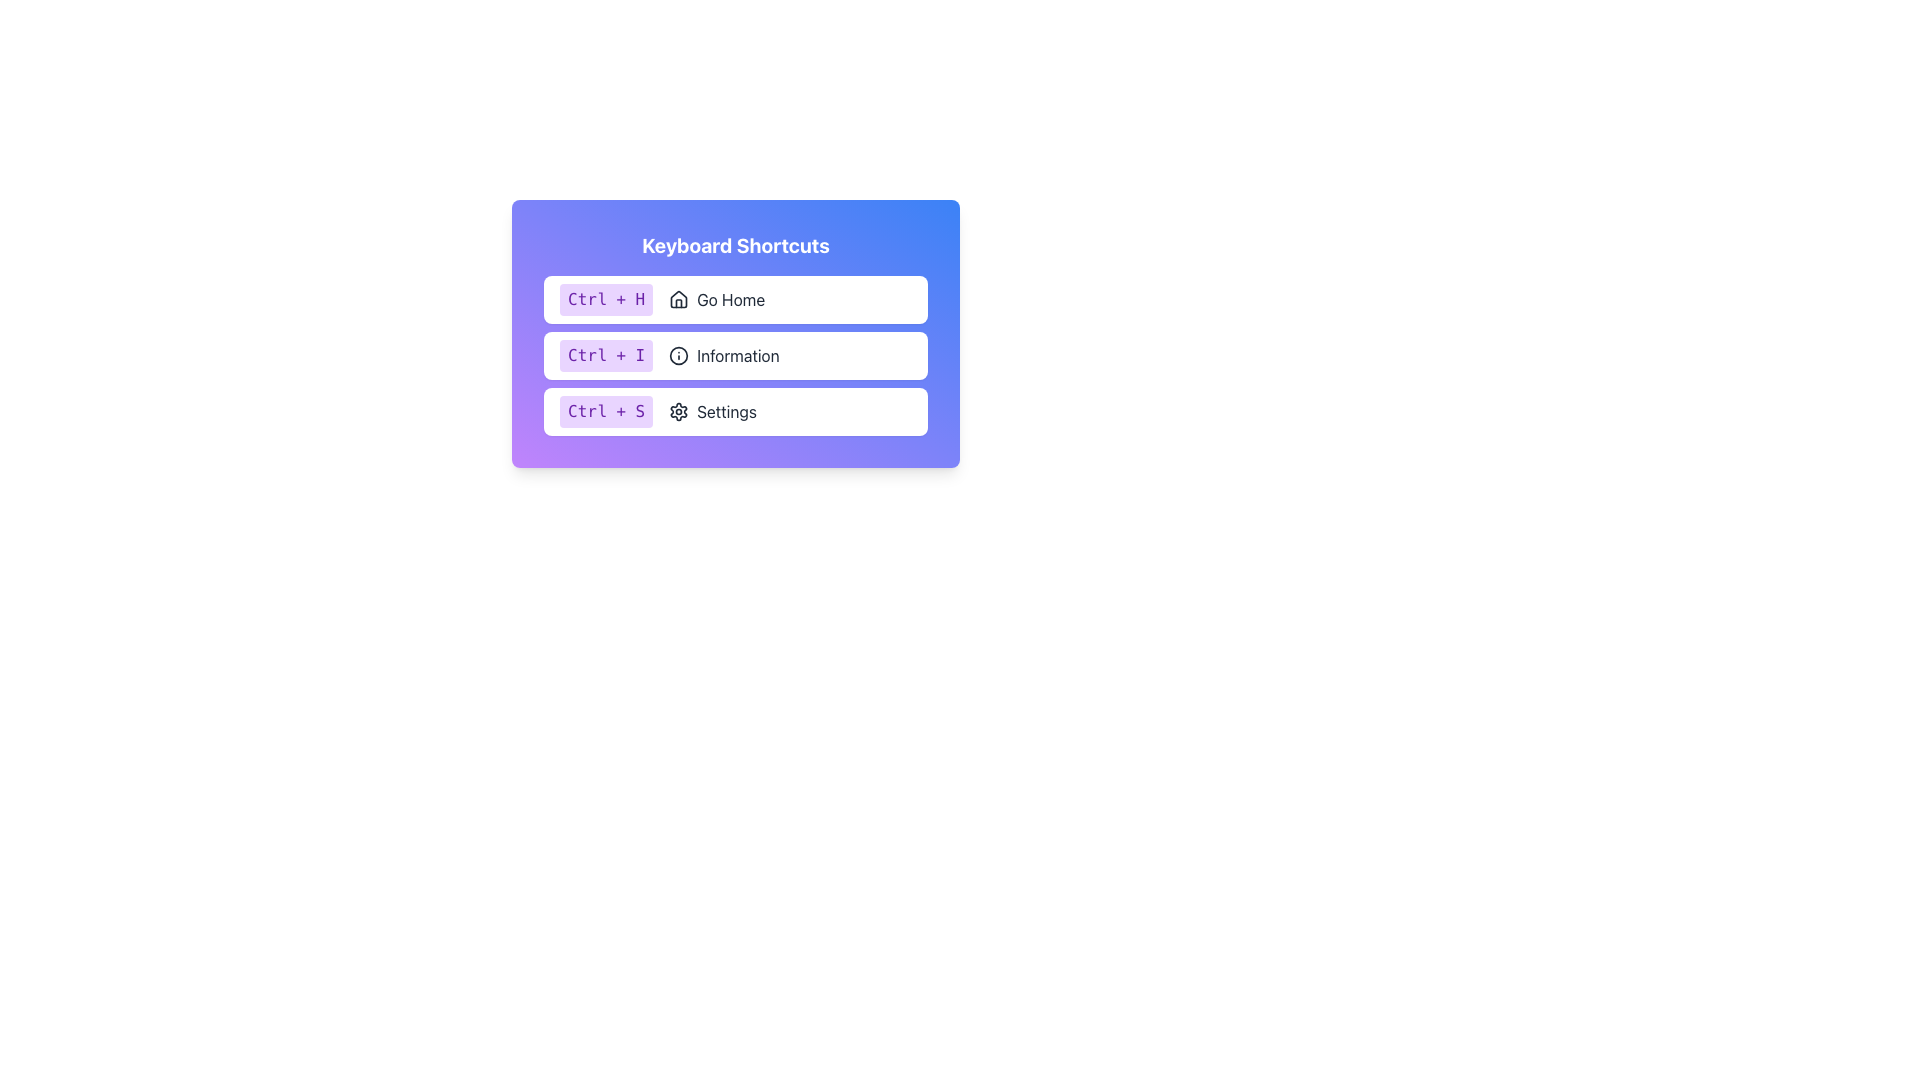  I want to click on the decorative outer circular frame of the information icon, which is the SVG circle graphic element located in the middle row of the shortcut list, so click(679, 354).